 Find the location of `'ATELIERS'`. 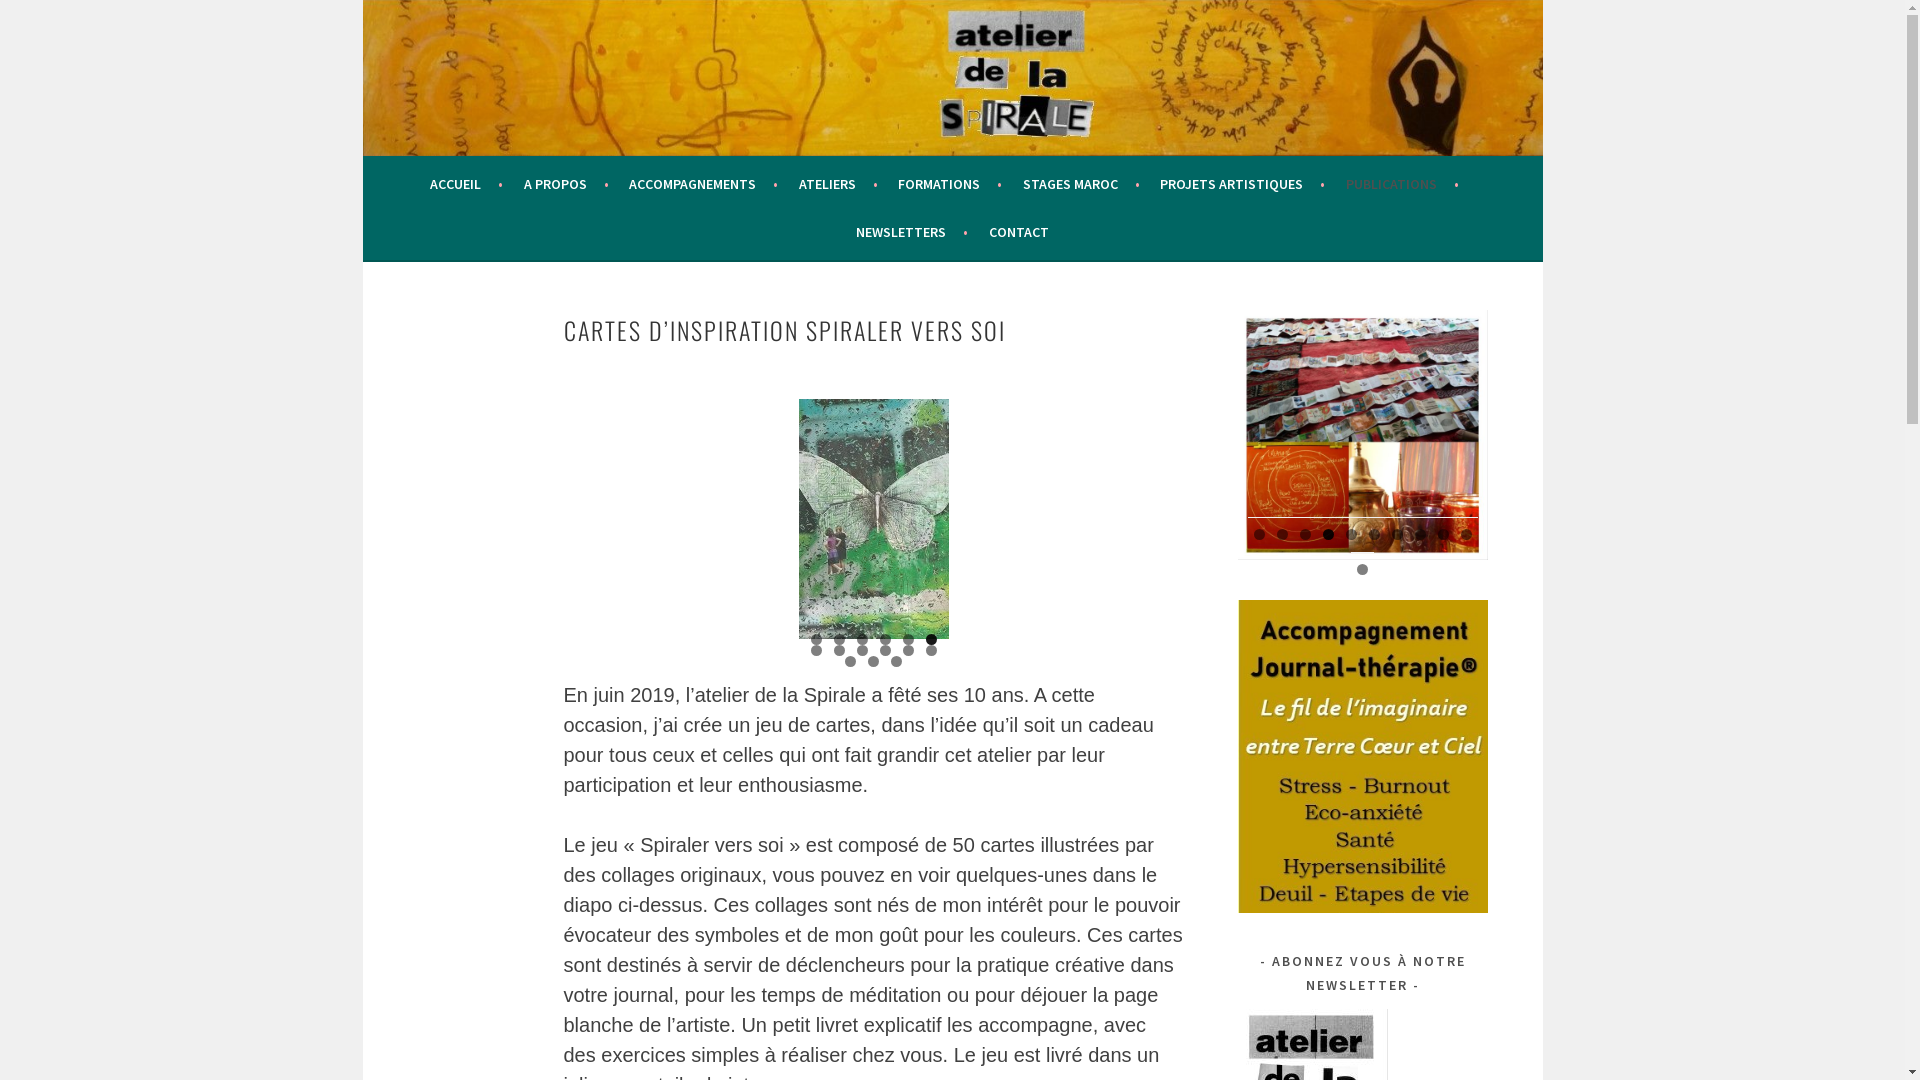

'ATELIERS' is located at coordinates (838, 184).